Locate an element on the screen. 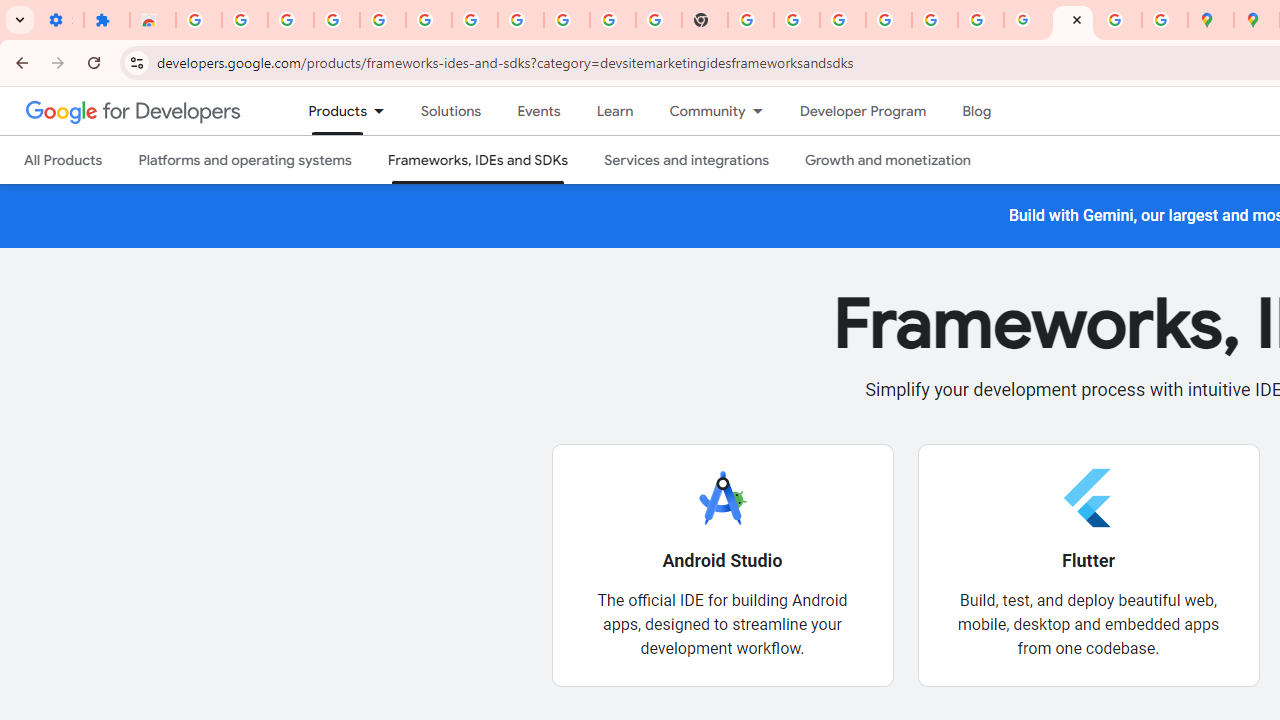  'Frameworks, IDEs and SDKs, selected' is located at coordinates (477, 159).